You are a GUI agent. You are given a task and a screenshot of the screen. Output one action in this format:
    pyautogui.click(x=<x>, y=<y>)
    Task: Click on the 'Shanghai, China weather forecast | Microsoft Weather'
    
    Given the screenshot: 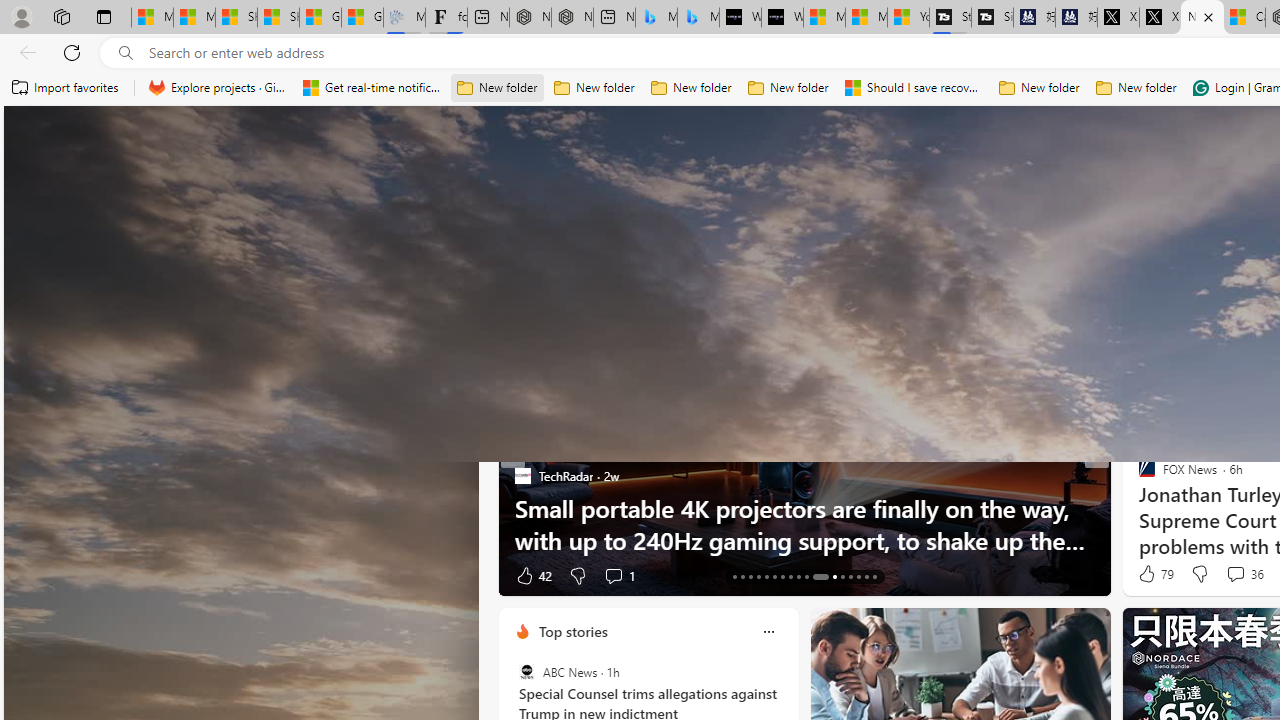 What is the action you would take?
    pyautogui.click(x=278, y=17)
    